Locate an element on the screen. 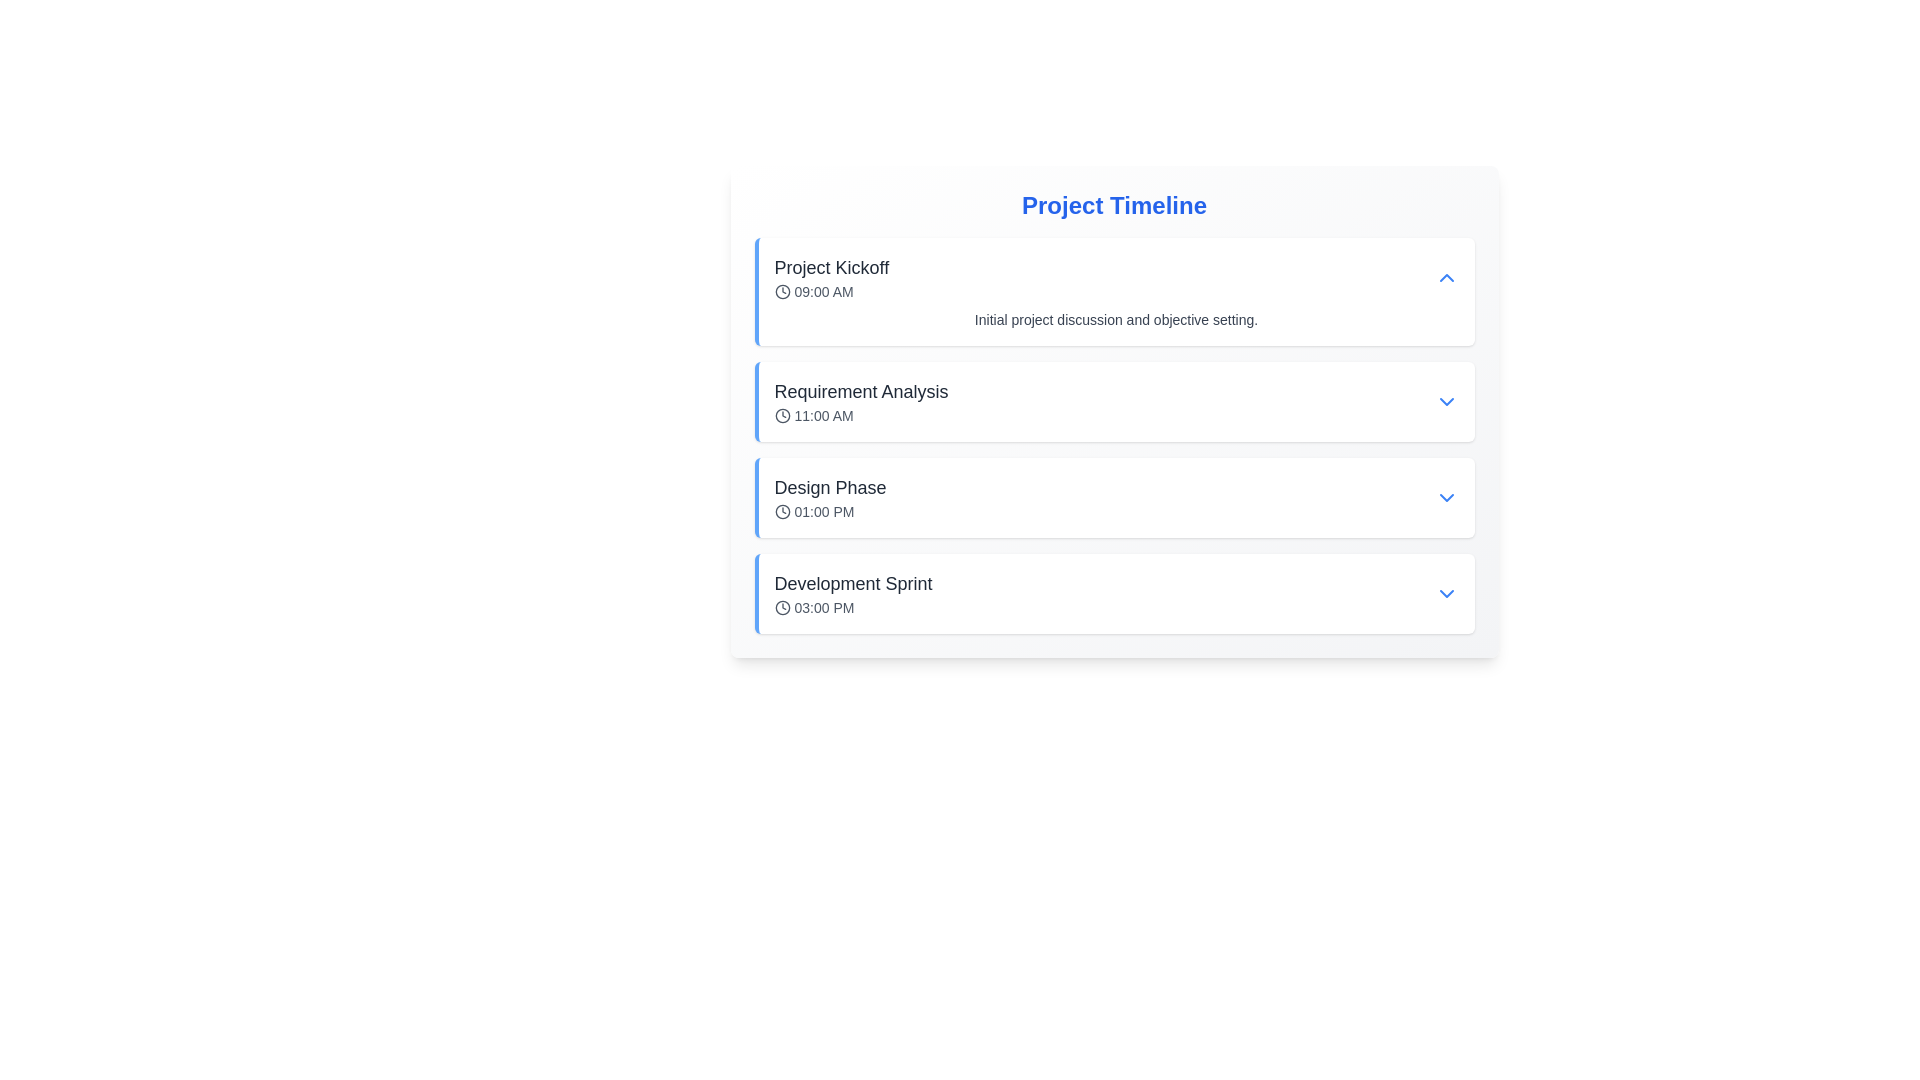 This screenshot has width=1920, height=1080. the blue downward-facing chevron arrow button located to the extreme right of the 'Design Phase' section, adjacent to the time display '01:00 PM' is located at coordinates (1446, 496).